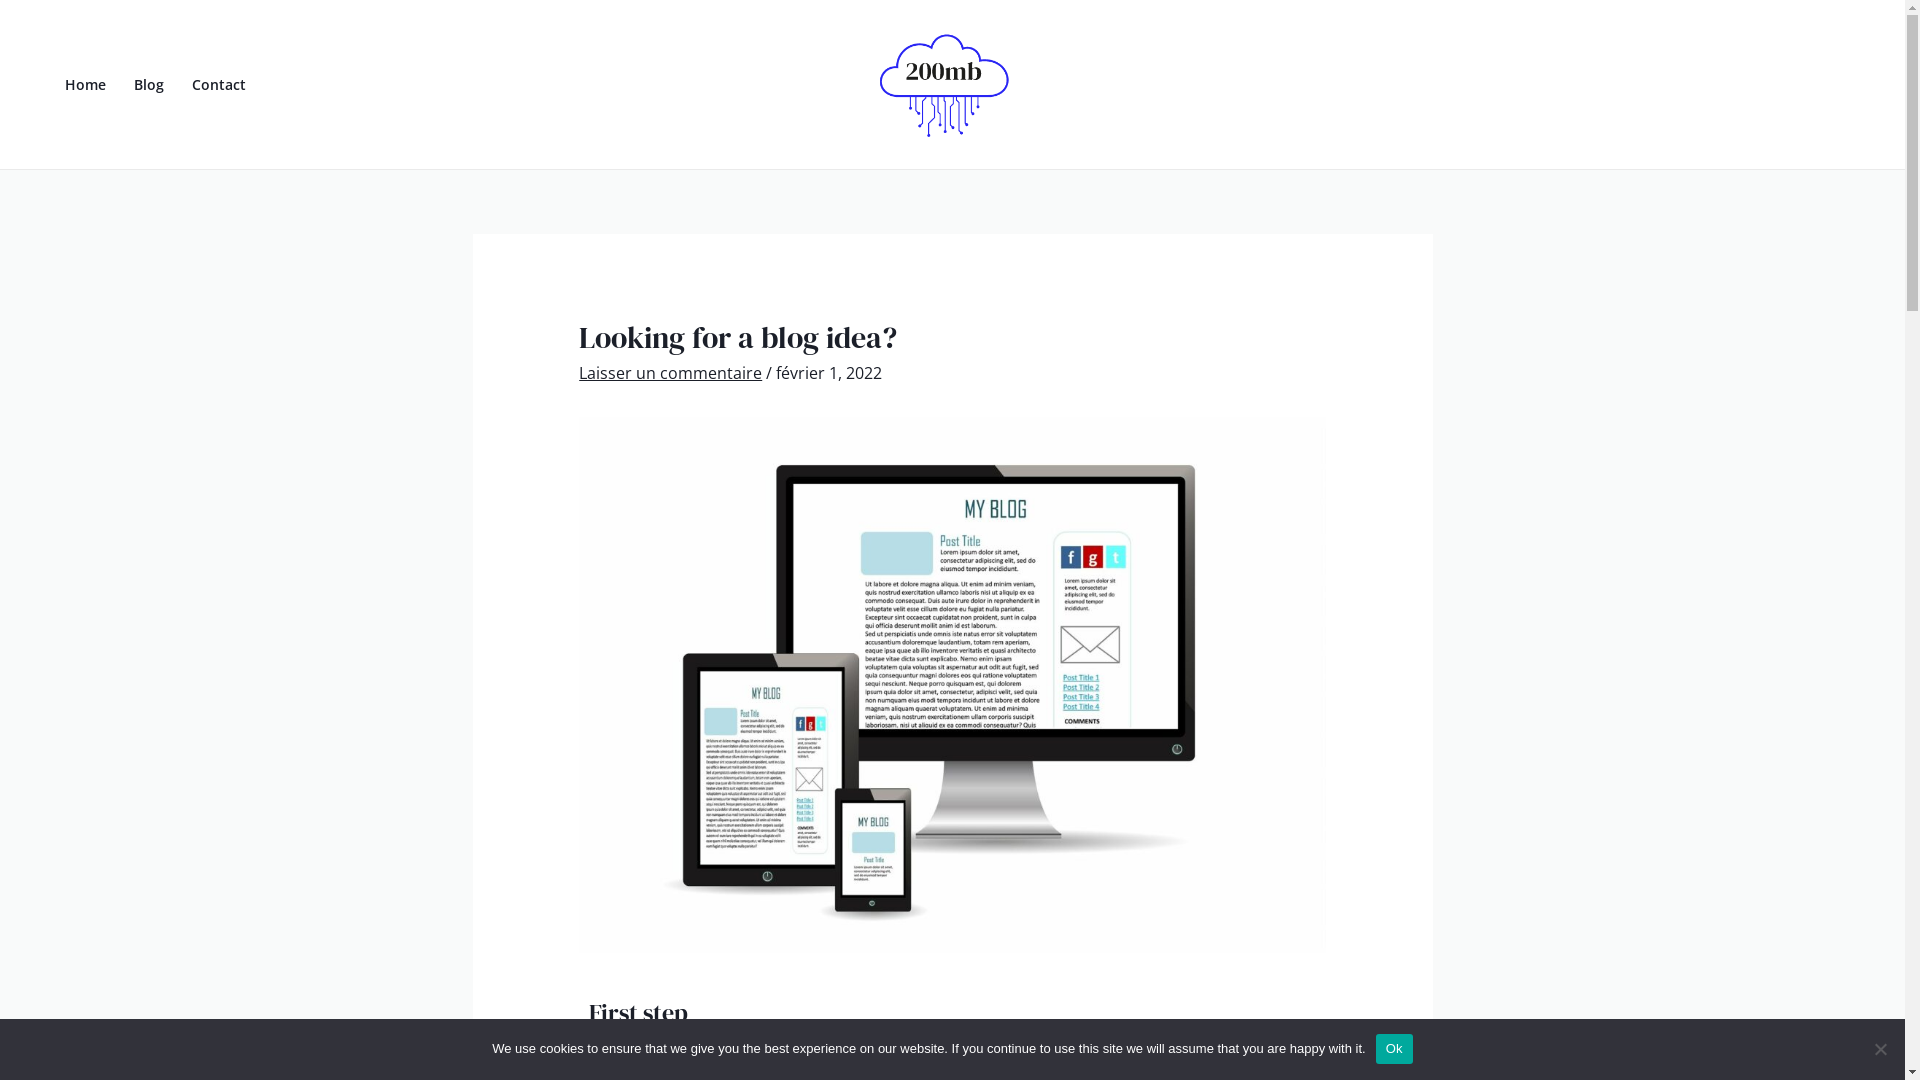 This screenshot has width=1920, height=1080. I want to click on 'Laisser un commentaire', so click(670, 373).